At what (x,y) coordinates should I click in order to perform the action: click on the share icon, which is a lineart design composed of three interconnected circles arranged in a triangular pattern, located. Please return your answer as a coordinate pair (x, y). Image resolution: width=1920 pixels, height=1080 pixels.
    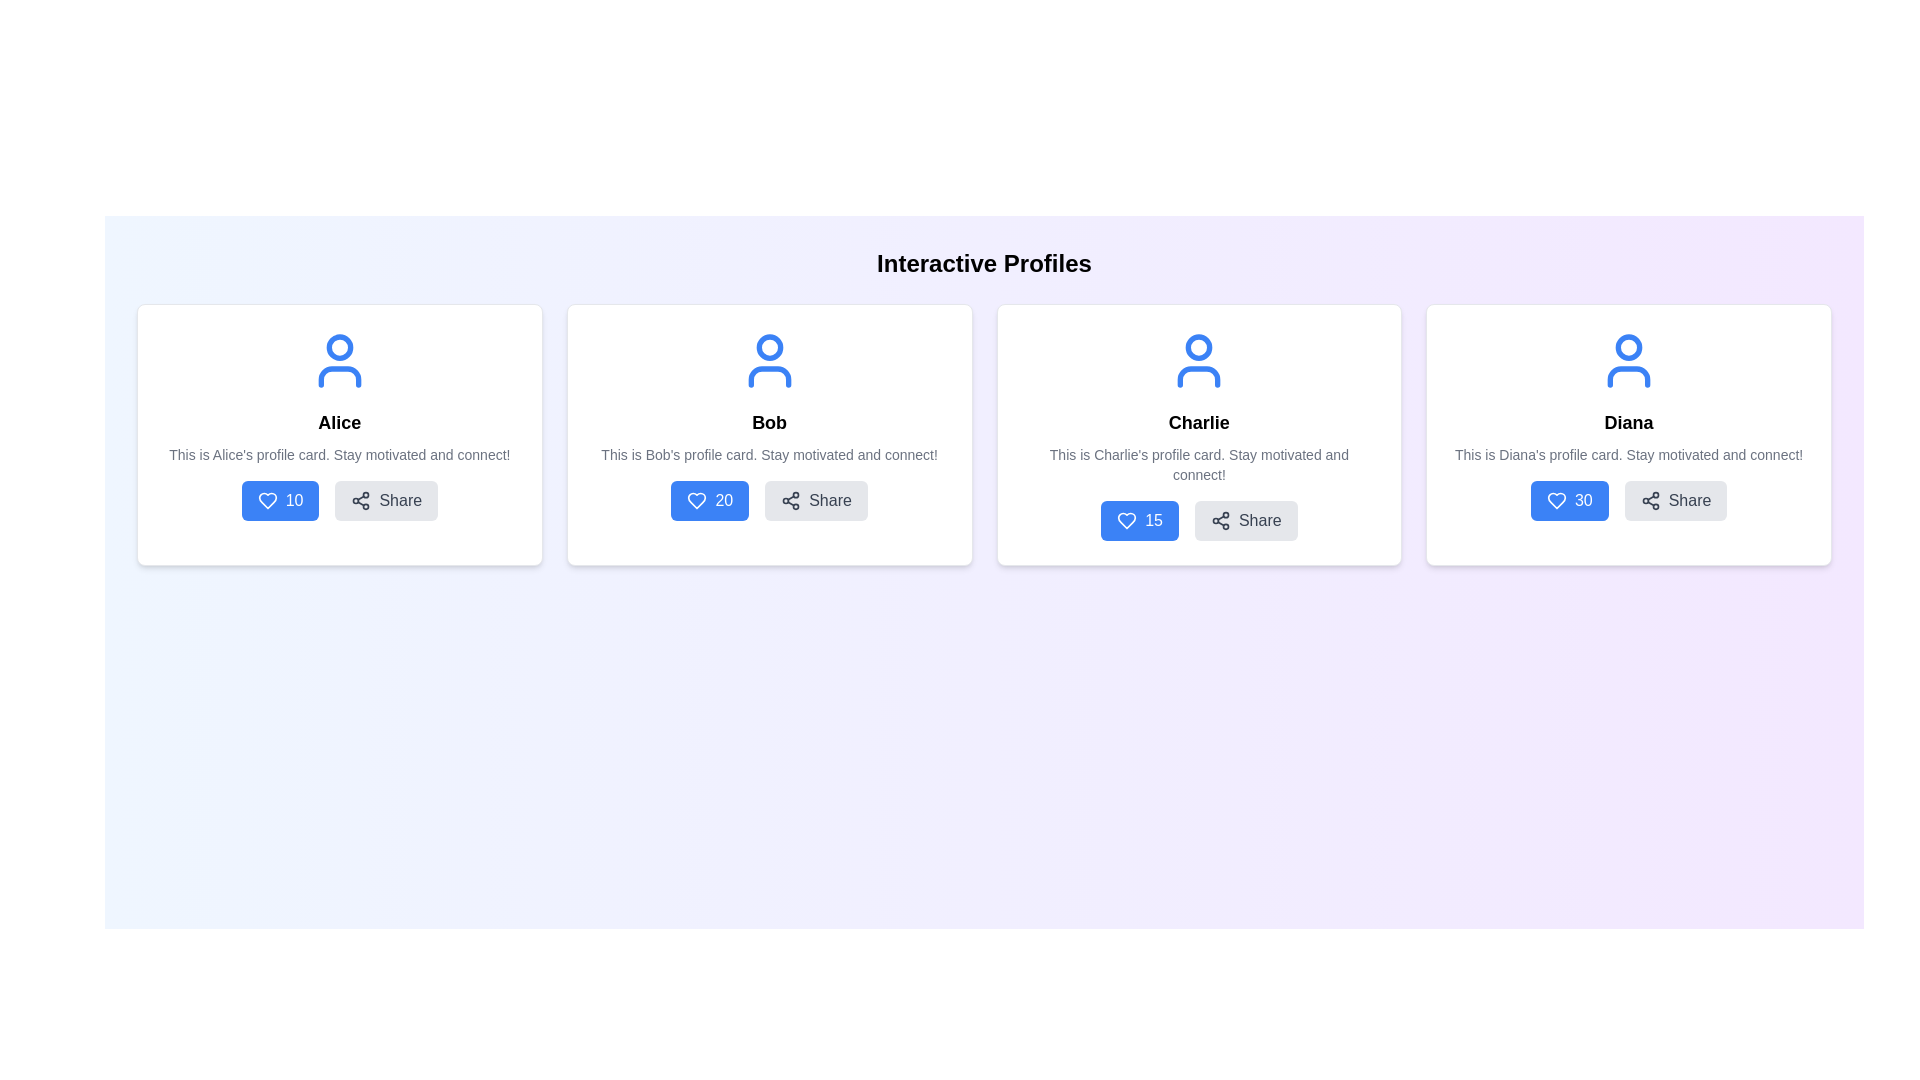
    Looking at the image, I should click on (361, 500).